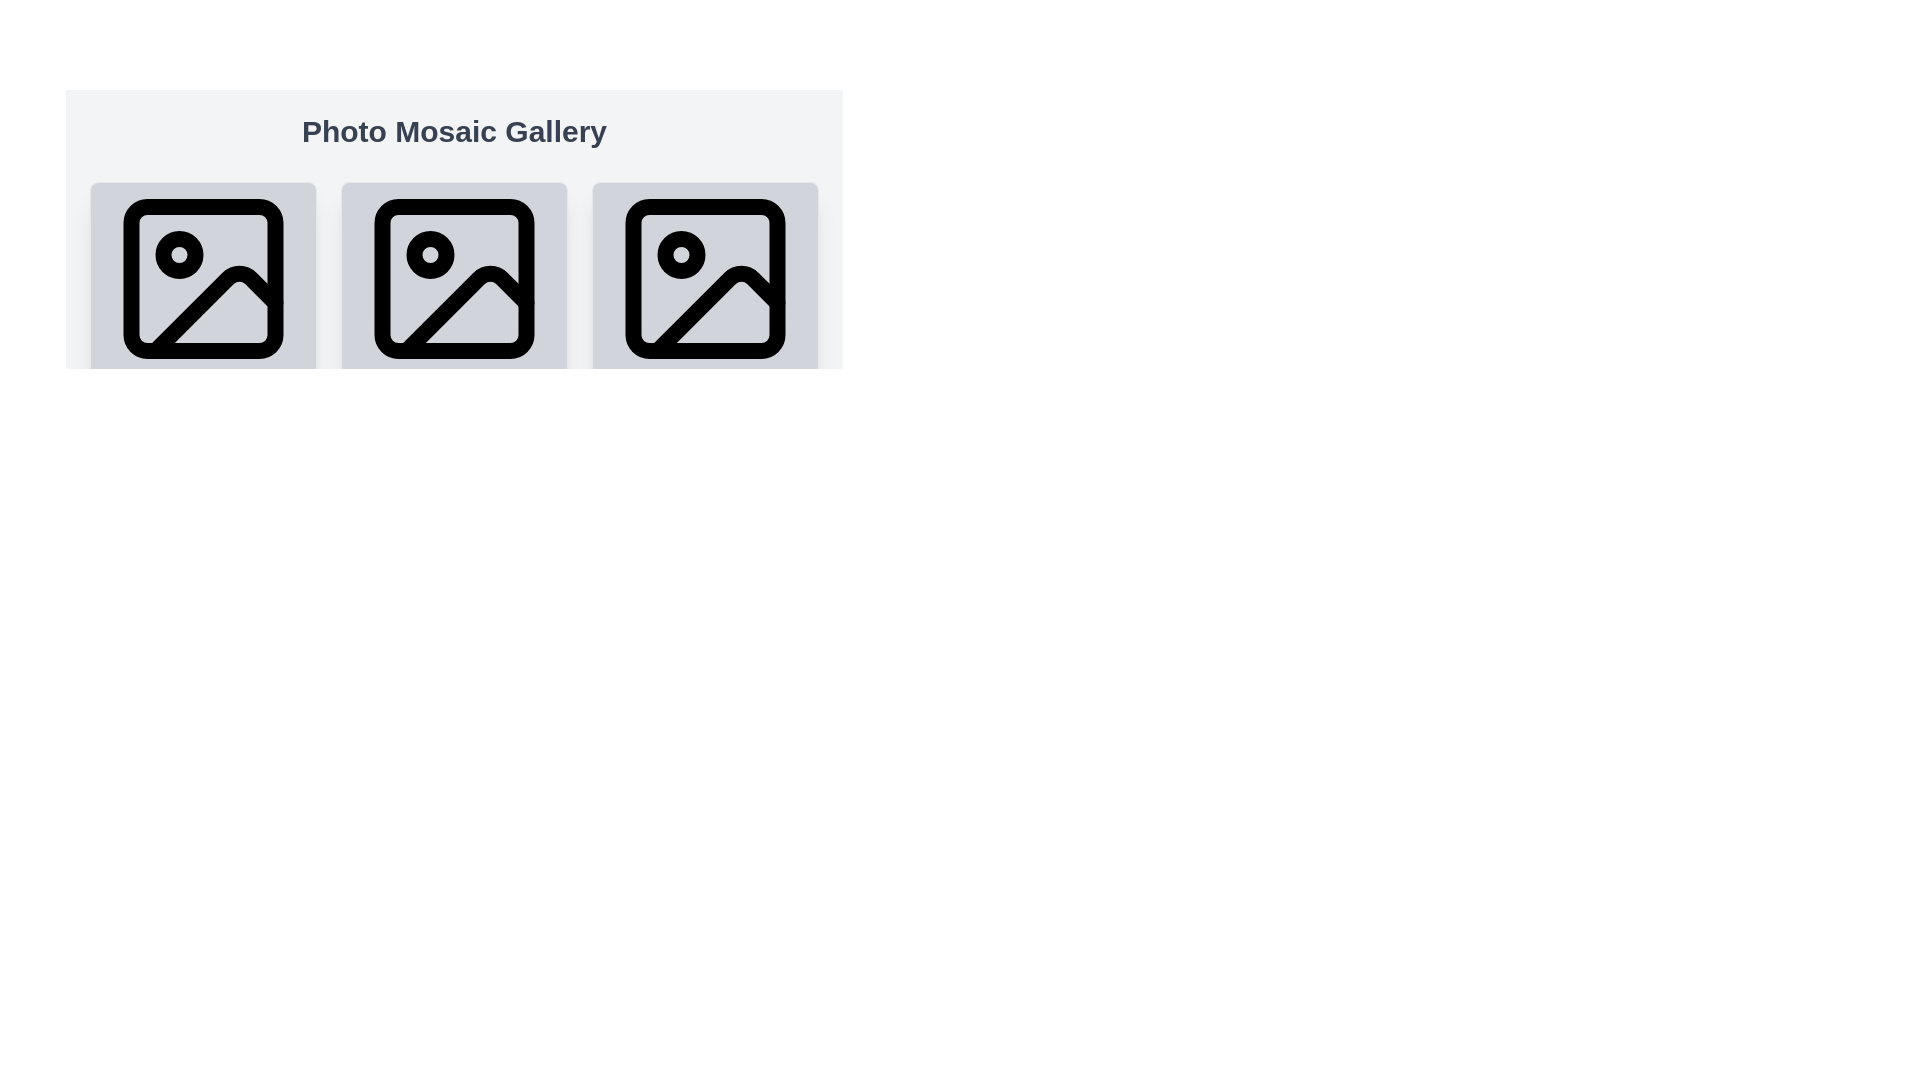 The height and width of the screenshot is (1080, 1920). What do you see at coordinates (453, 278) in the screenshot?
I see `the small rectangle with rounded corners, filled with a light gray shade, located at the top-left corner of the image icon in the SVG` at bounding box center [453, 278].